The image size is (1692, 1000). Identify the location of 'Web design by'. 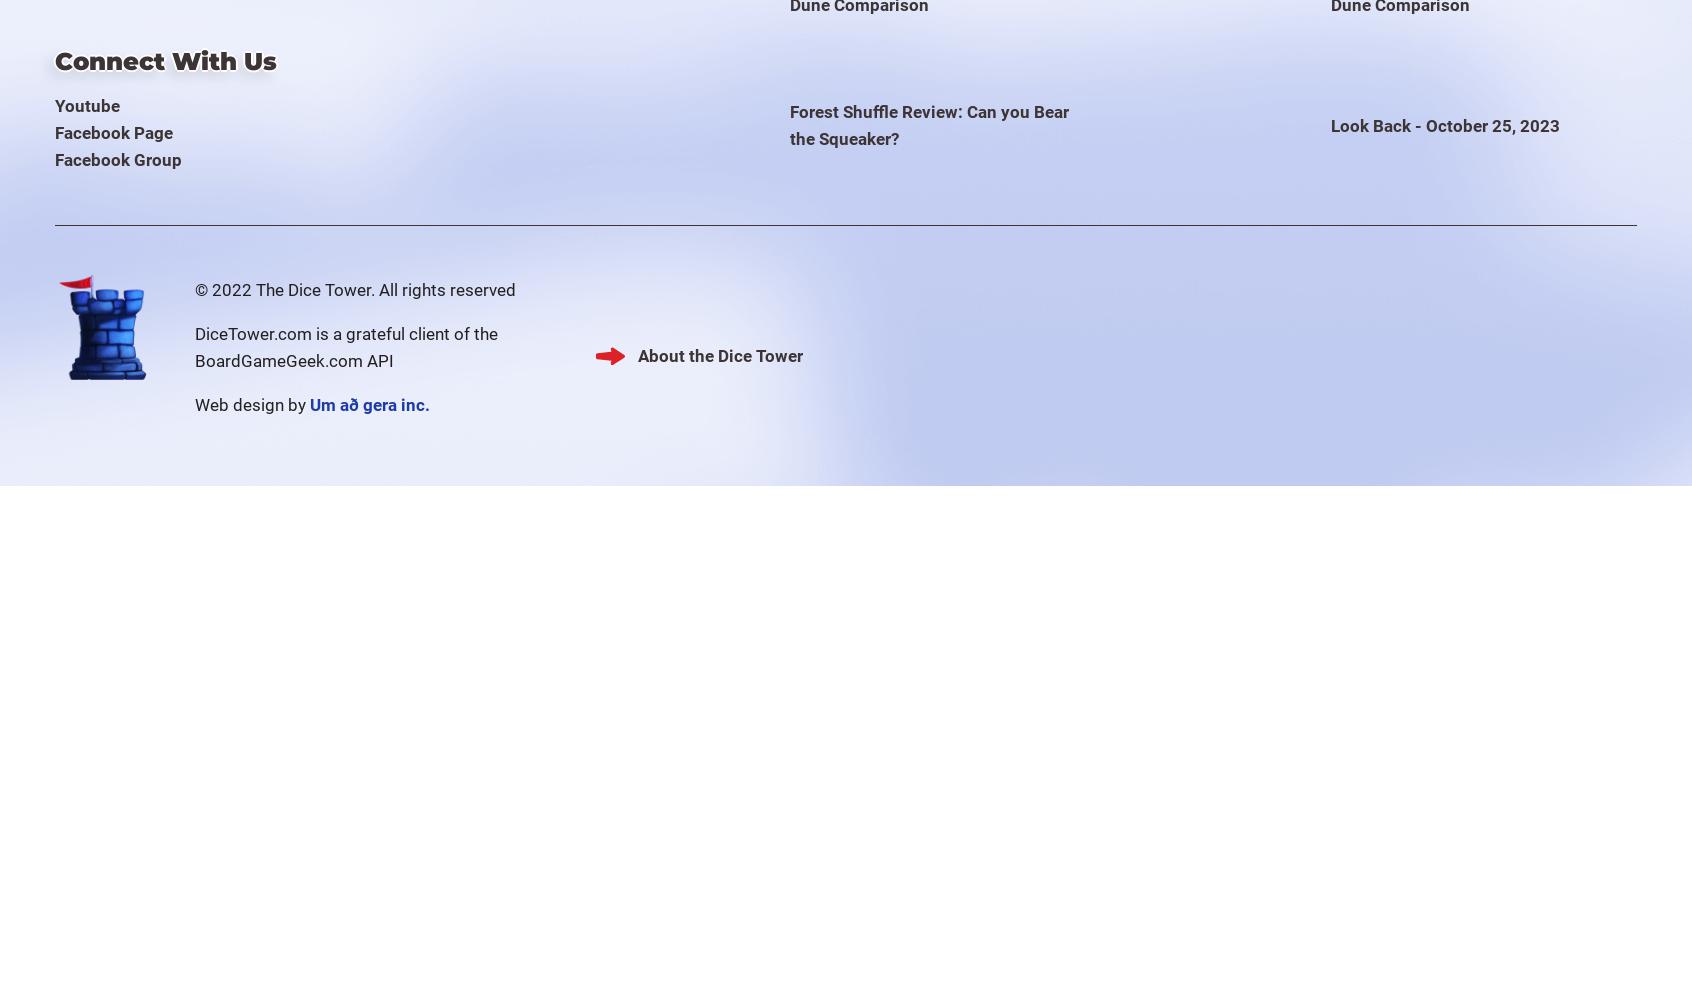
(252, 404).